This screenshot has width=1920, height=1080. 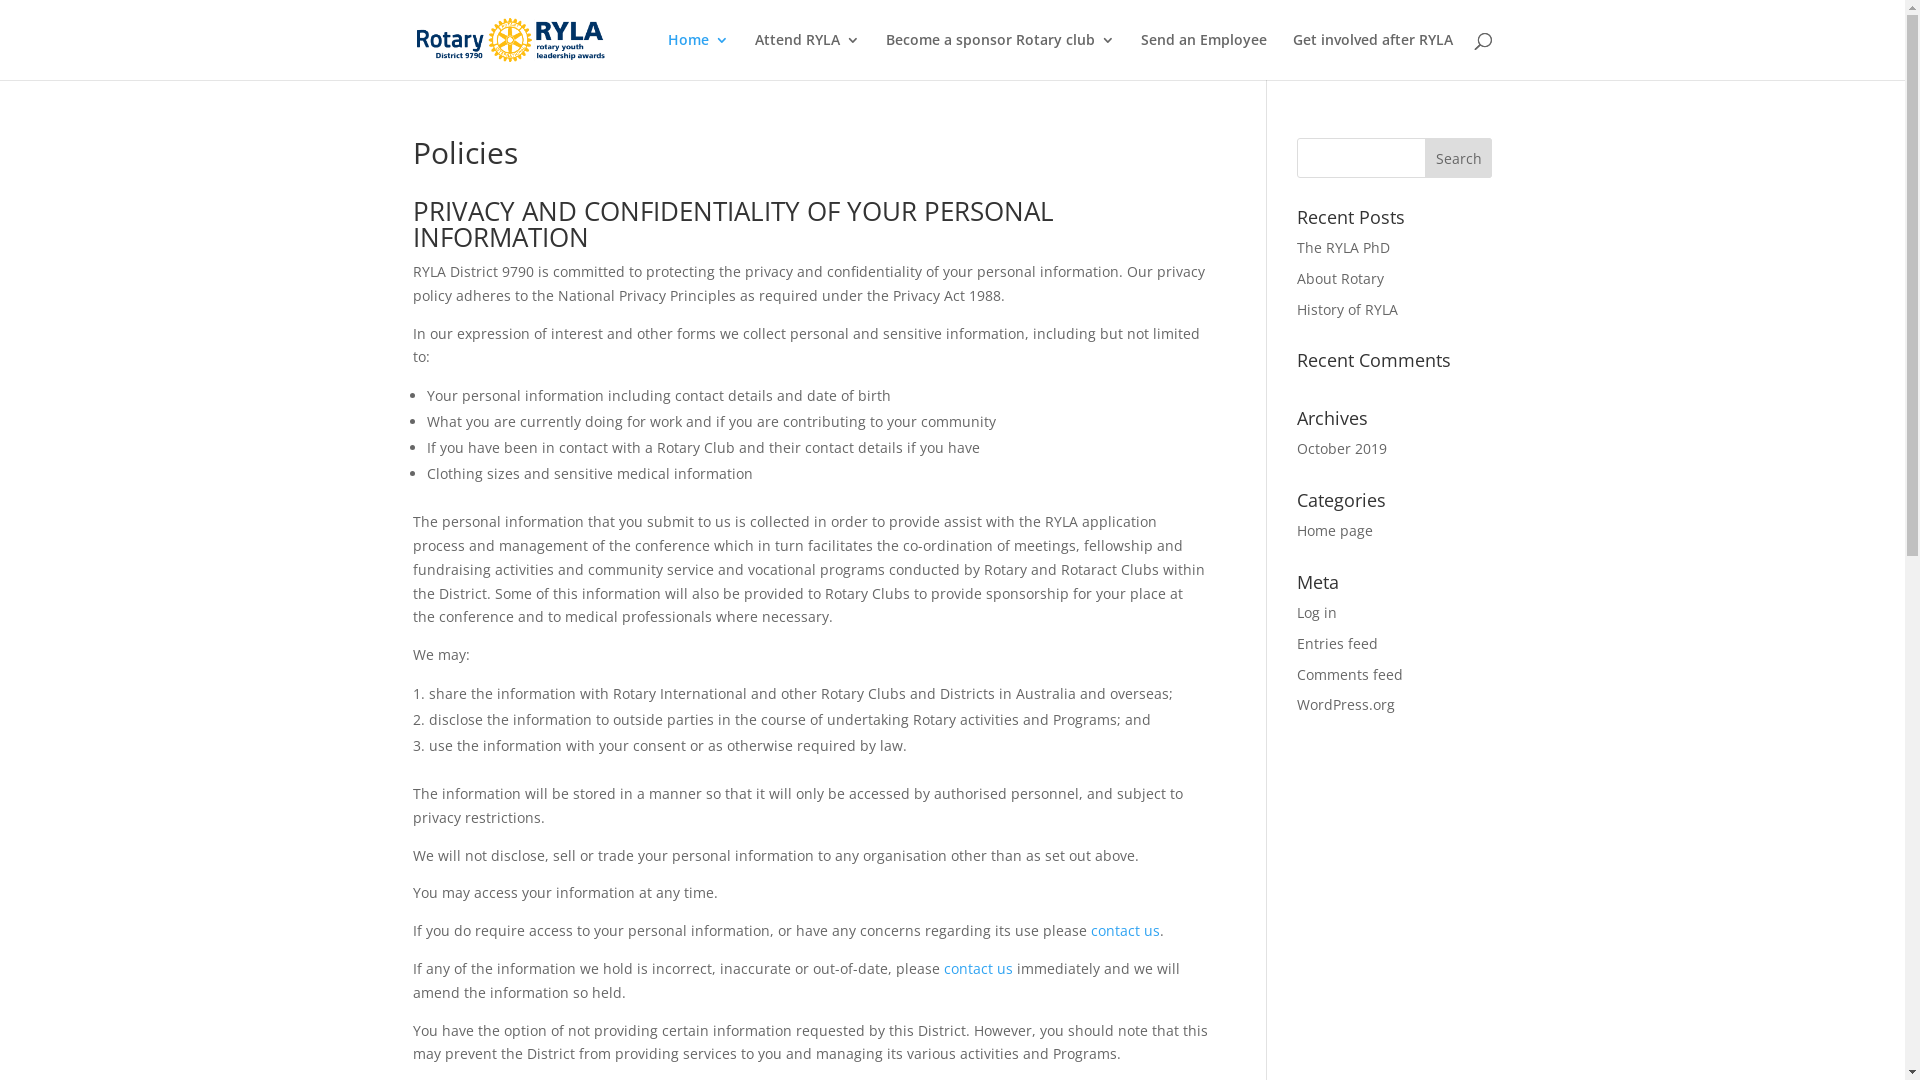 What do you see at coordinates (1296, 447) in the screenshot?
I see `'October 2019'` at bounding box center [1296, 447].